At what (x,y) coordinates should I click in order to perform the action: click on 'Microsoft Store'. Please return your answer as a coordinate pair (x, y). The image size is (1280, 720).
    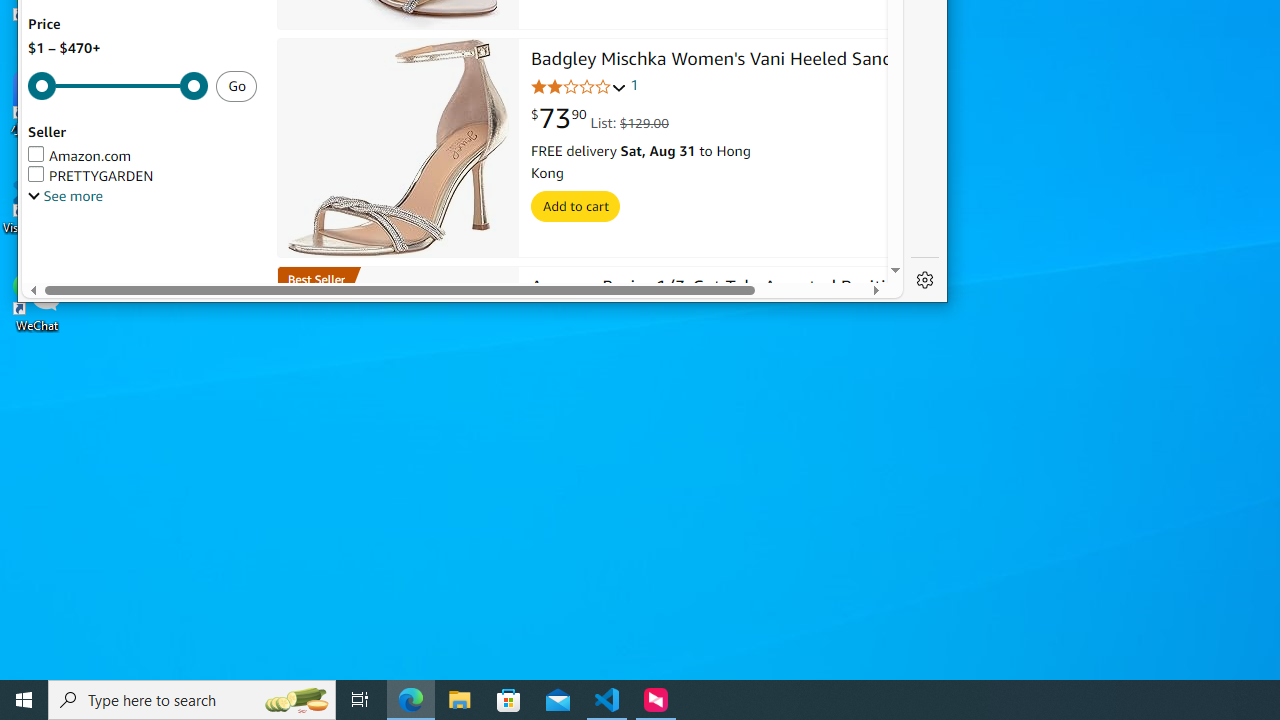
    Looking at the image, I should click on (509, 698).